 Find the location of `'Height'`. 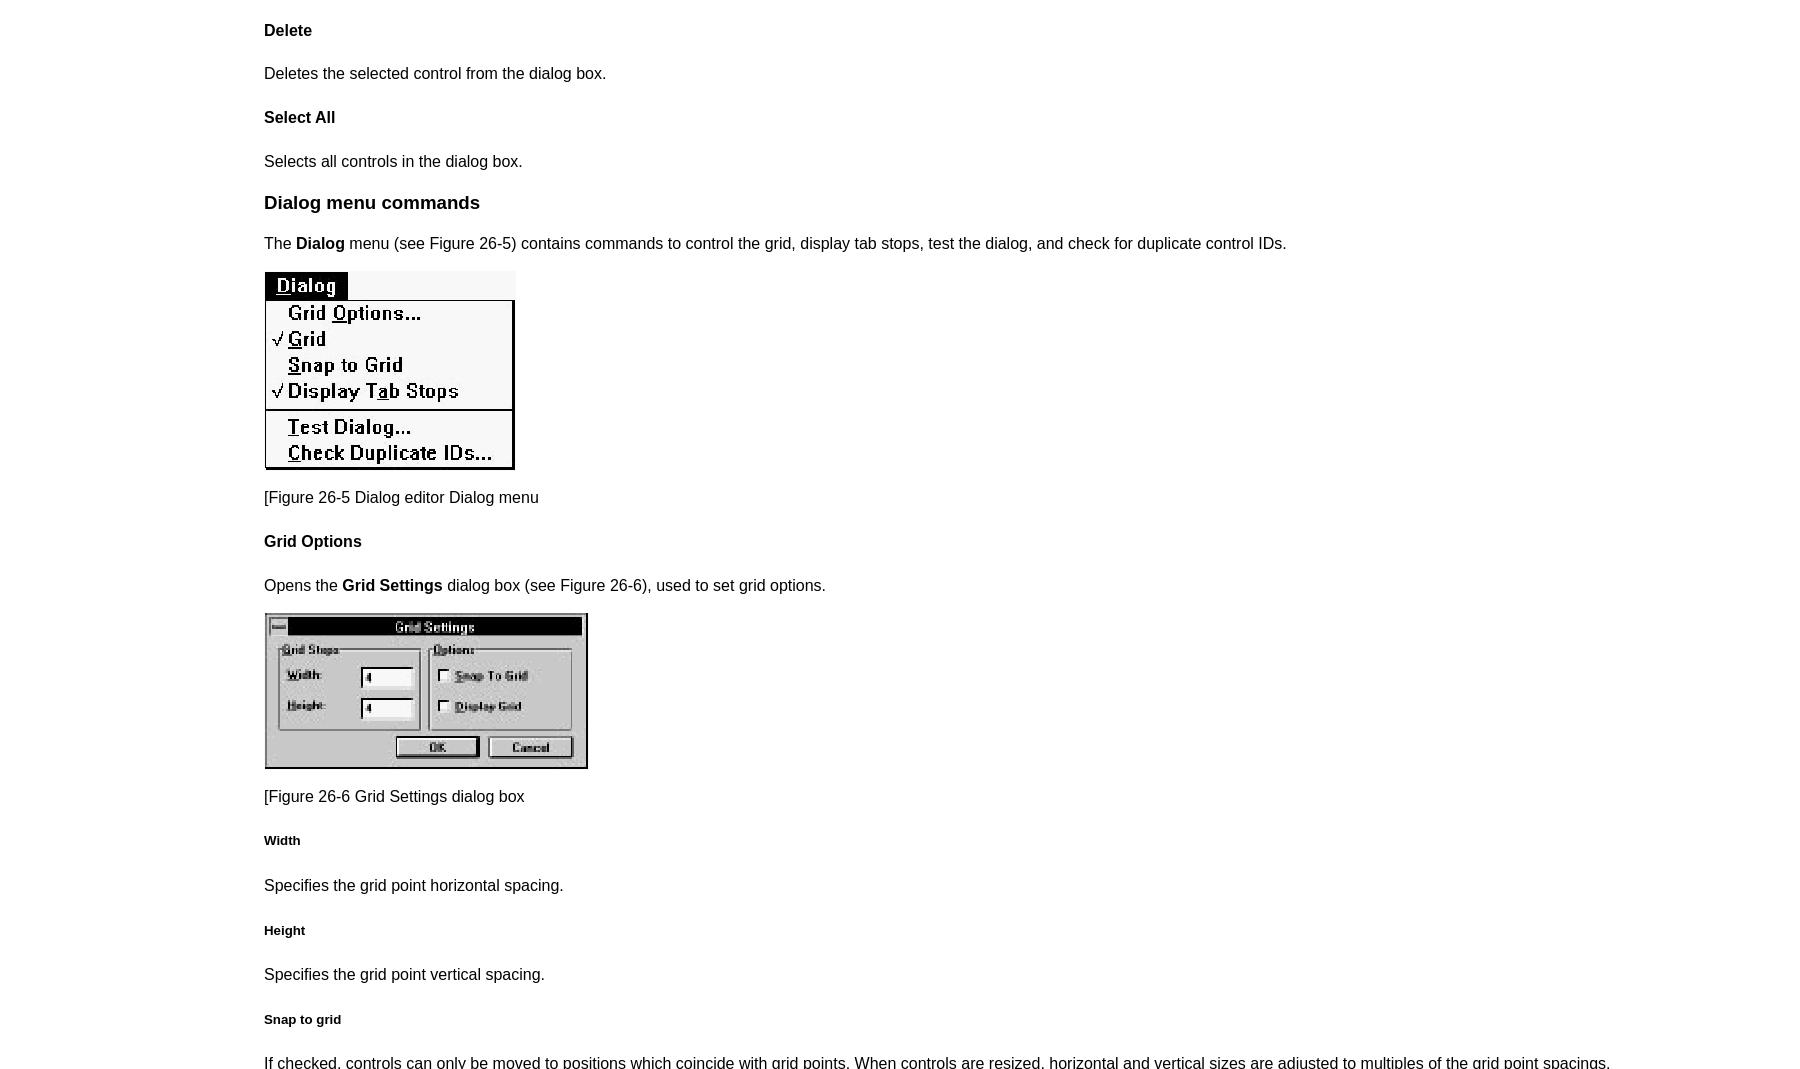

'Height' is located at coordinates (283, 928).